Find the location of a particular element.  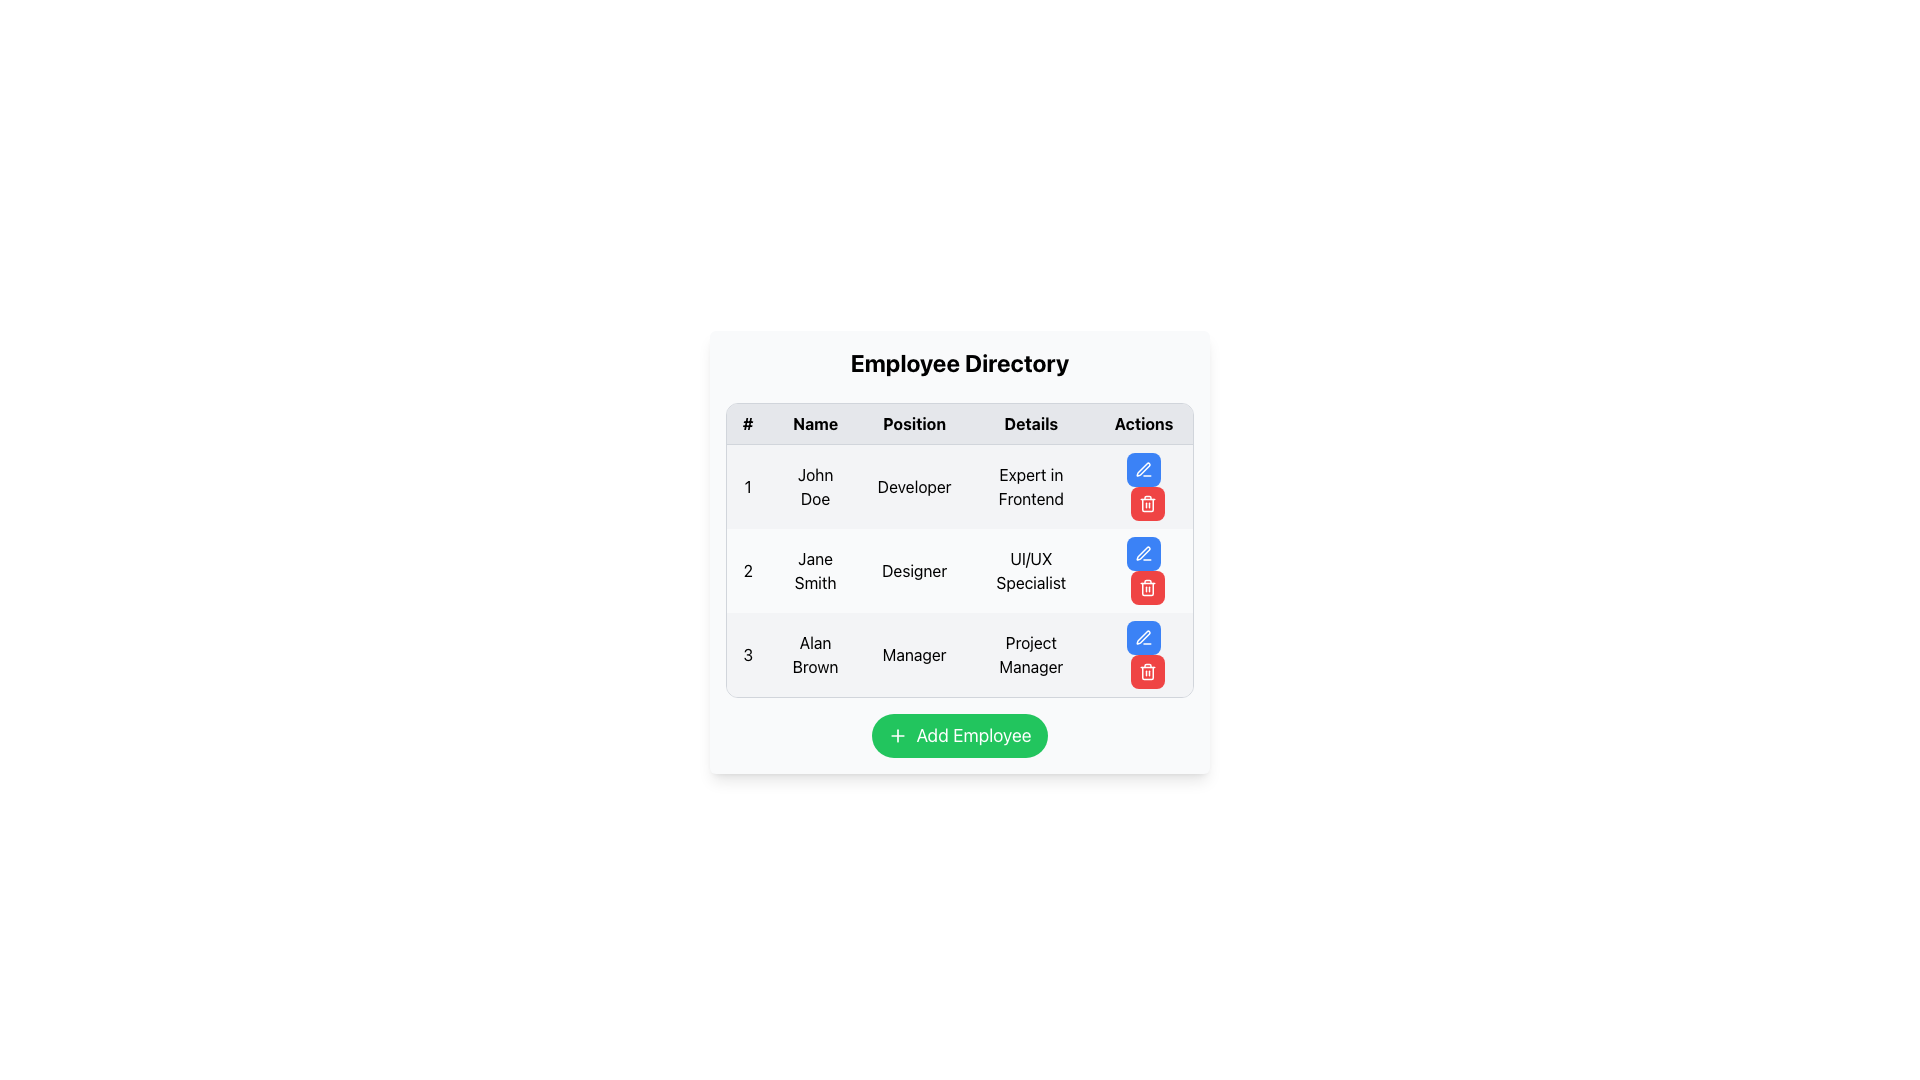

the header text for the 'Name' column in the table, which is located in the second column of the header row, between the '#' column and the 'Position' column is located at coordinates (815, 423).